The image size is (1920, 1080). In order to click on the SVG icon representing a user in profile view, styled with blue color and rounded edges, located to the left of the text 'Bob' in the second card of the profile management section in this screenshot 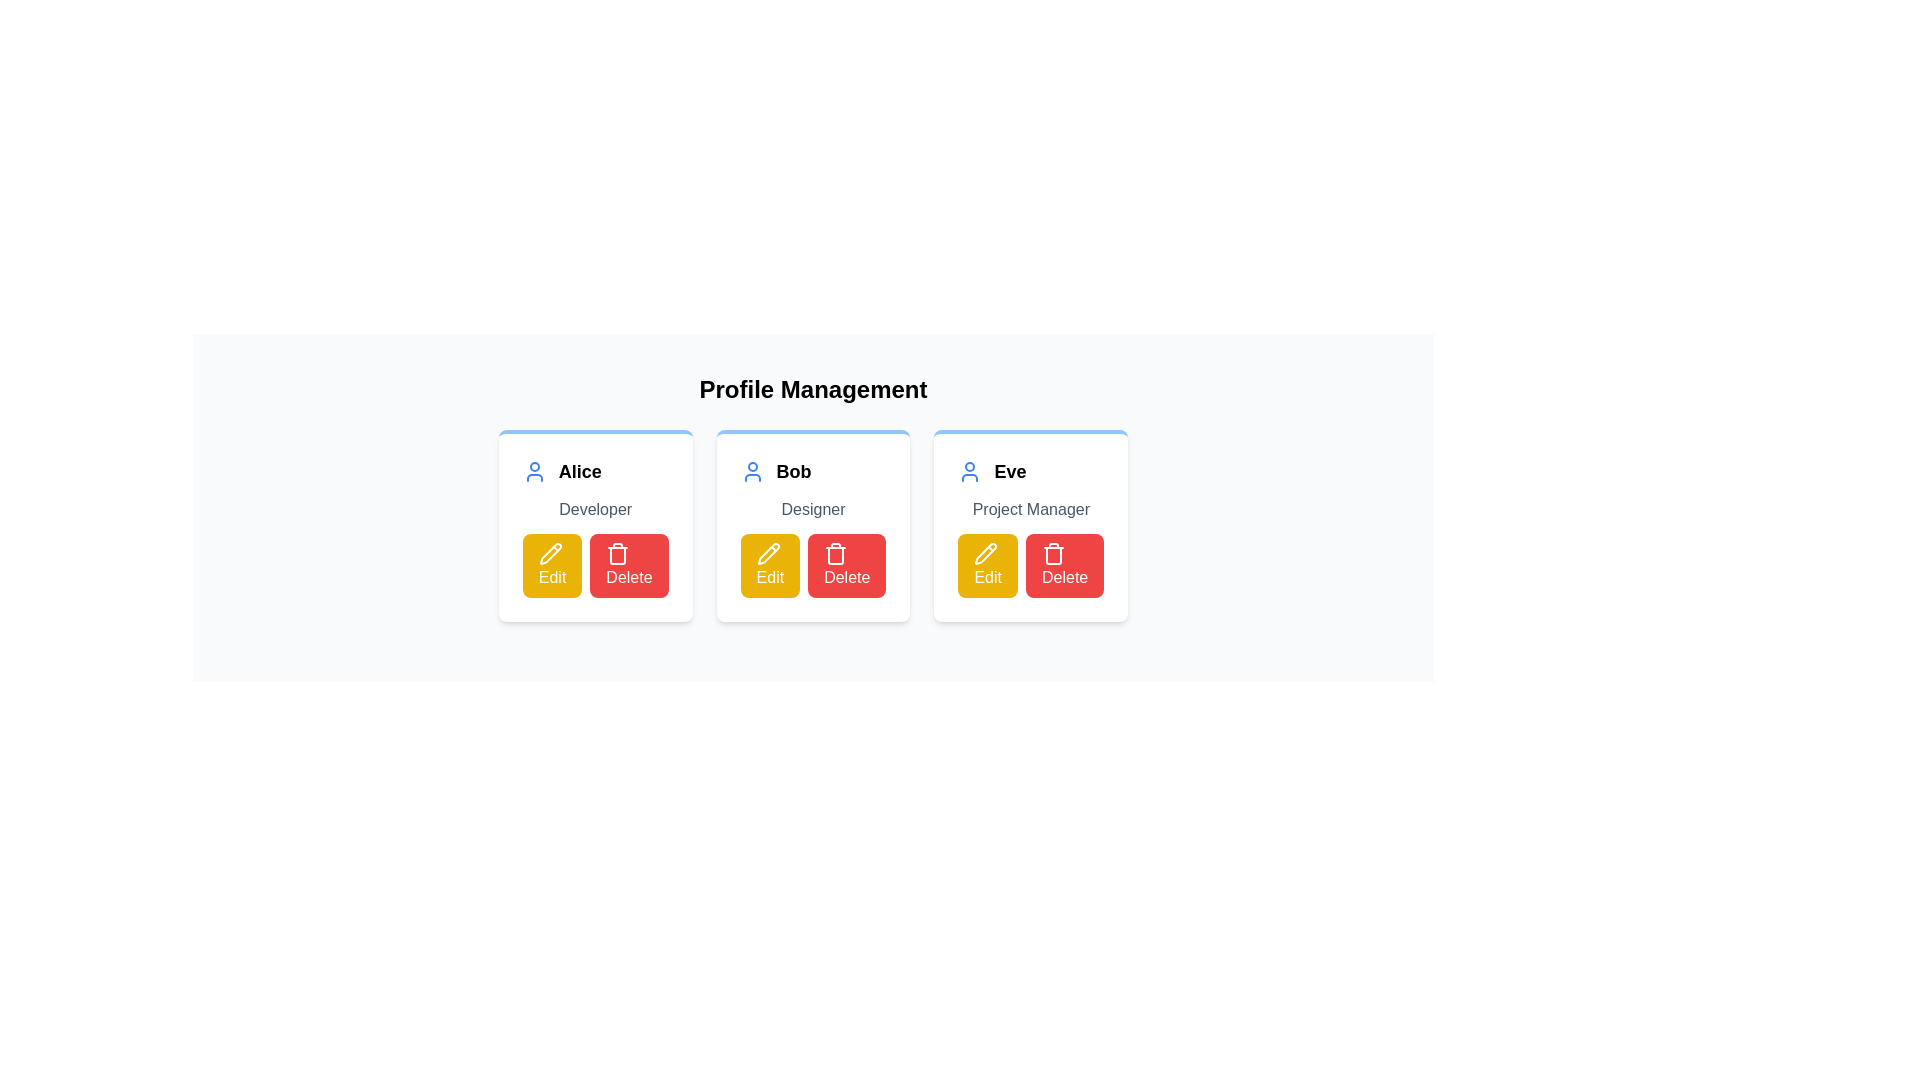, I will do `click(751, 471)`.